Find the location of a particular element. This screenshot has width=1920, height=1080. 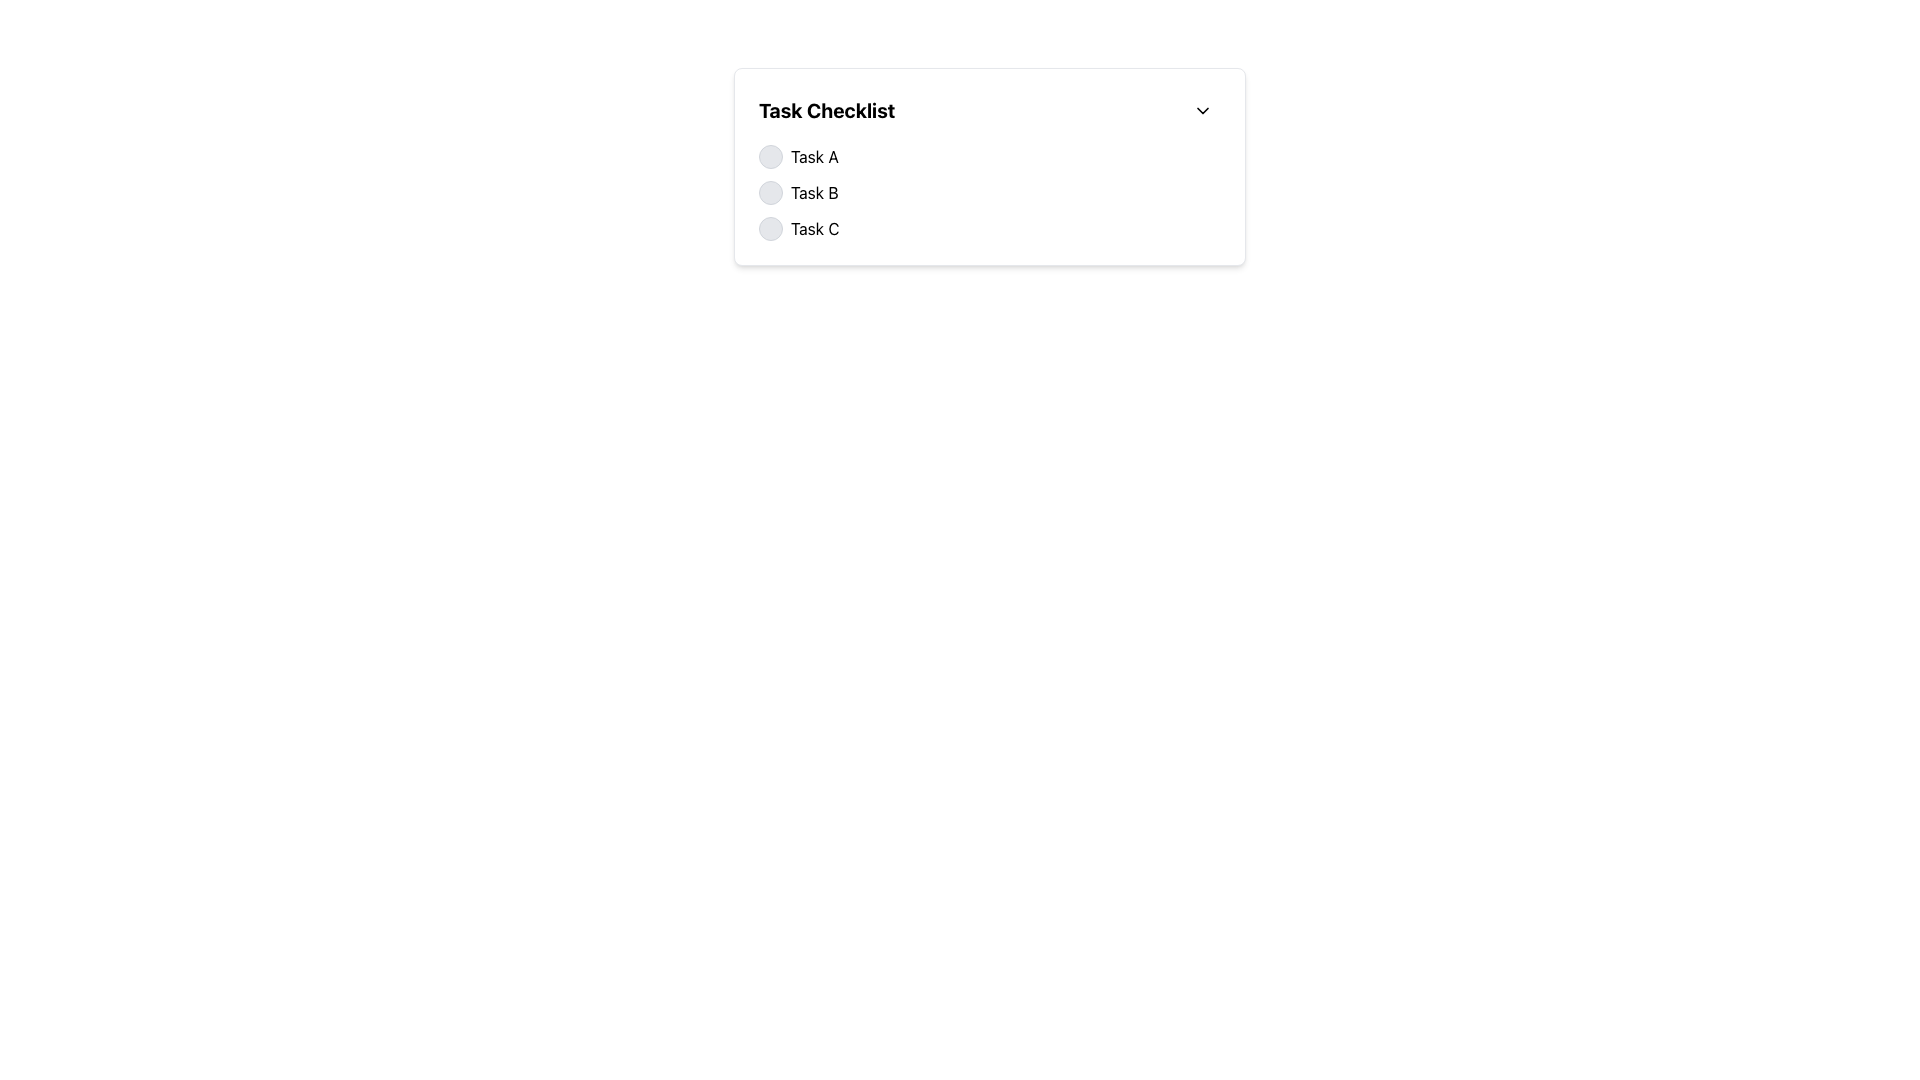

the third checklist item labeled 'Task C' in the Task Checklist interface to interact with the checkbox is located at coordinates (989, 227).